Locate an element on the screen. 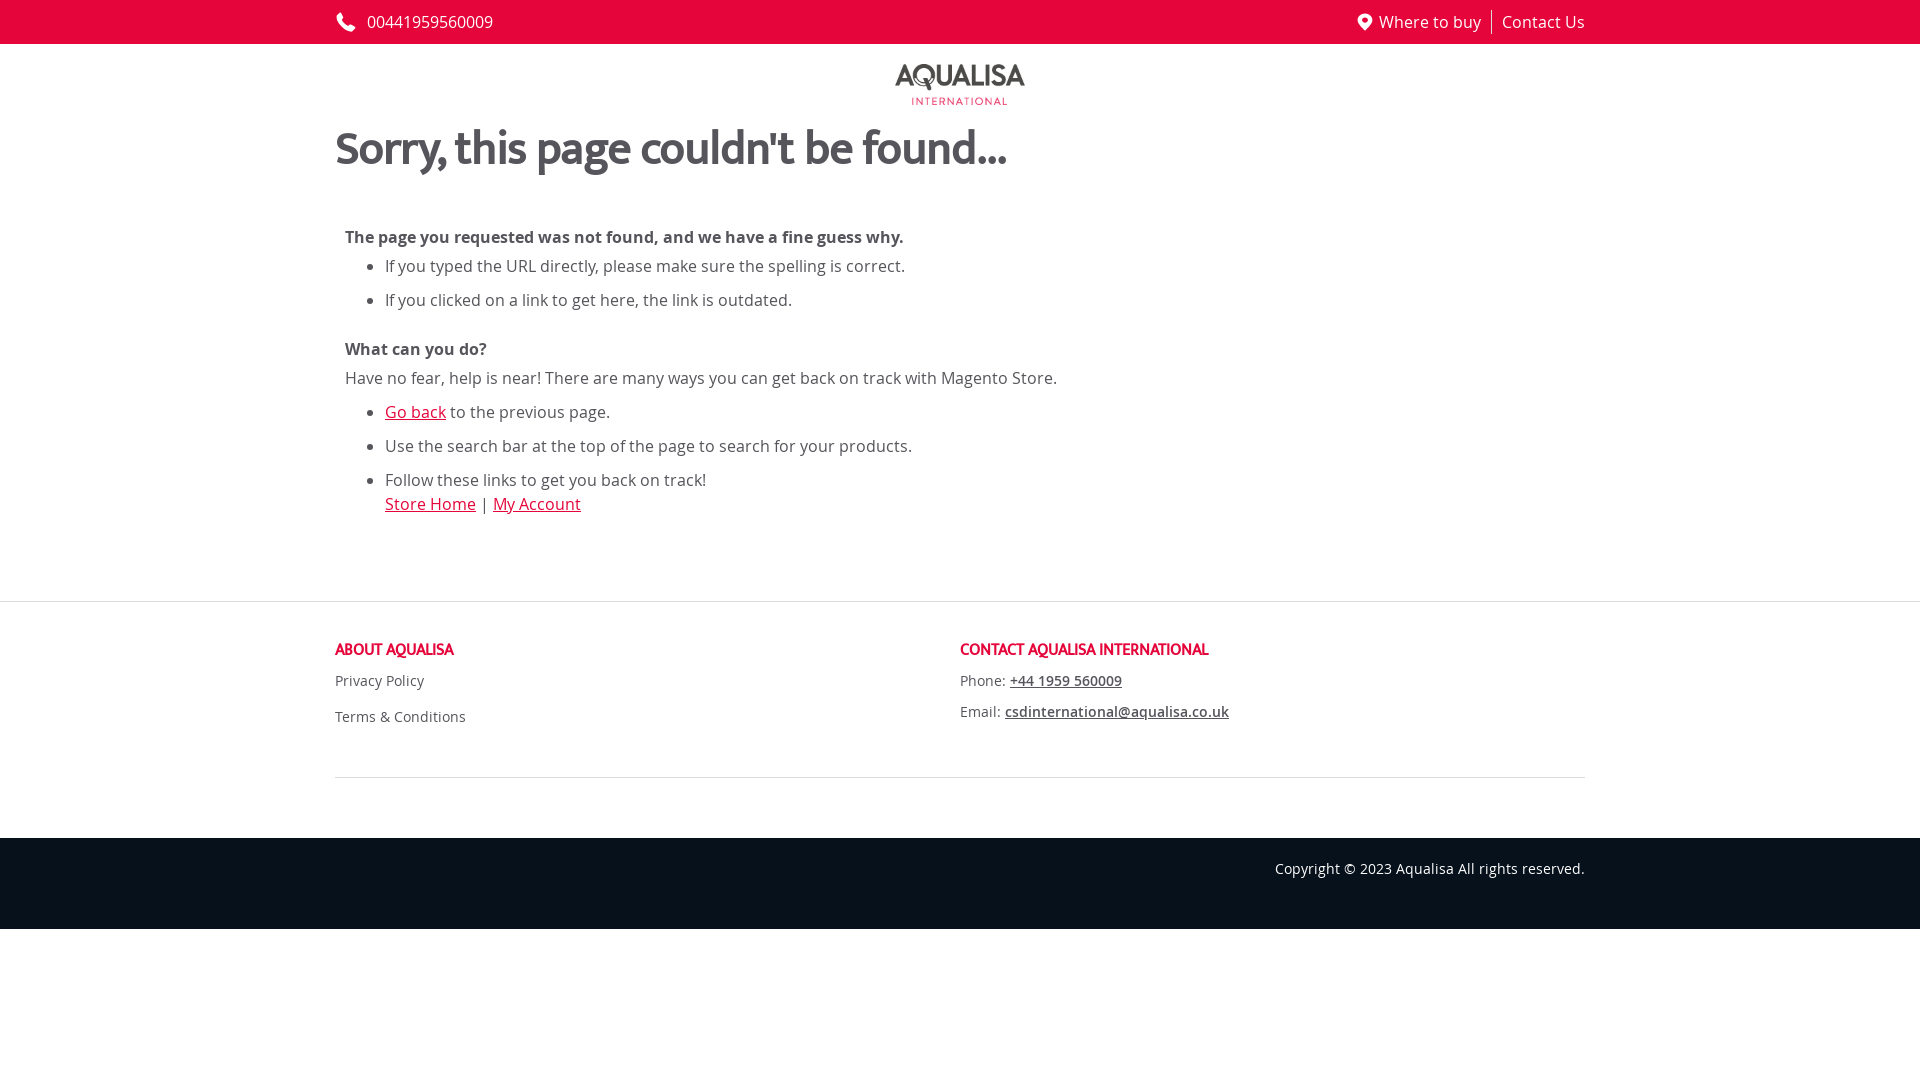 The image size is (1920, 1080). 'Privacy Policy' is located at coordinates (379, 679).